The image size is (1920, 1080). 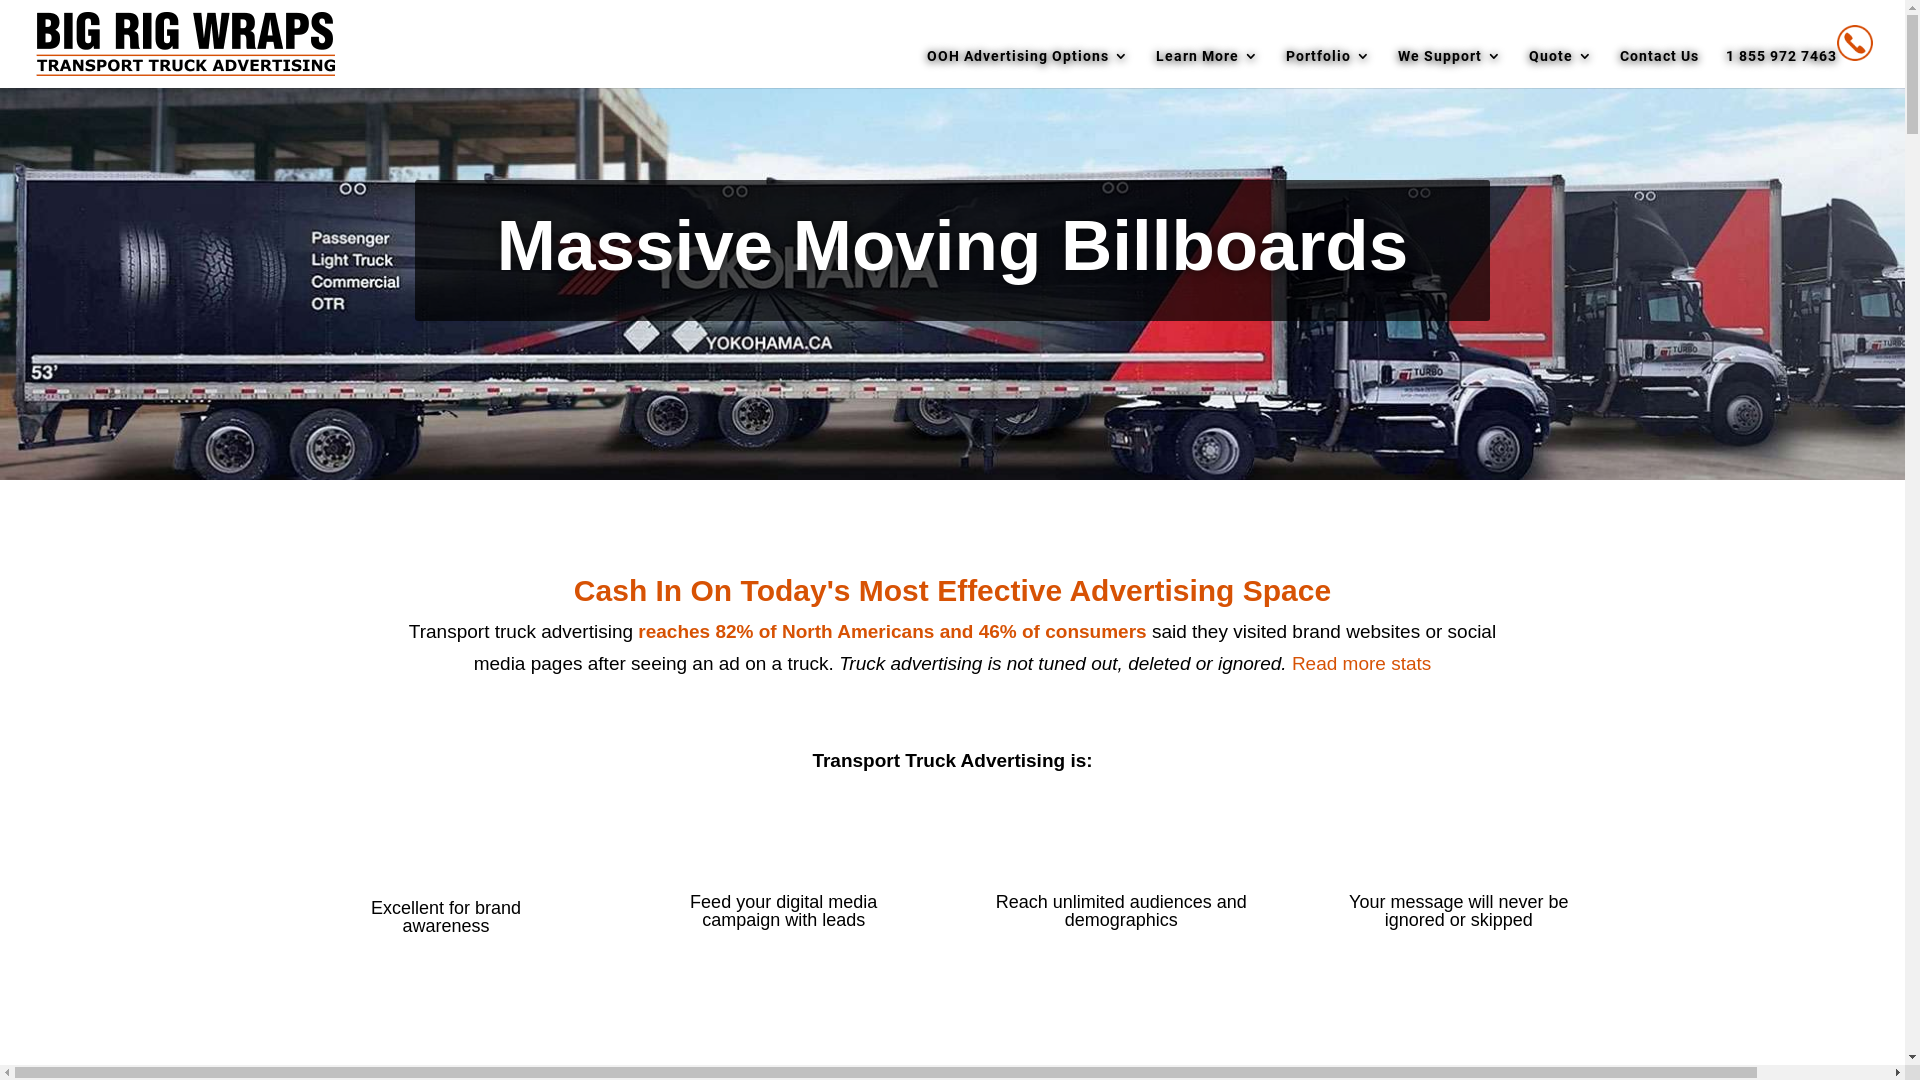 I want to click on 'Read more stats', so click(x=1360, y=663).